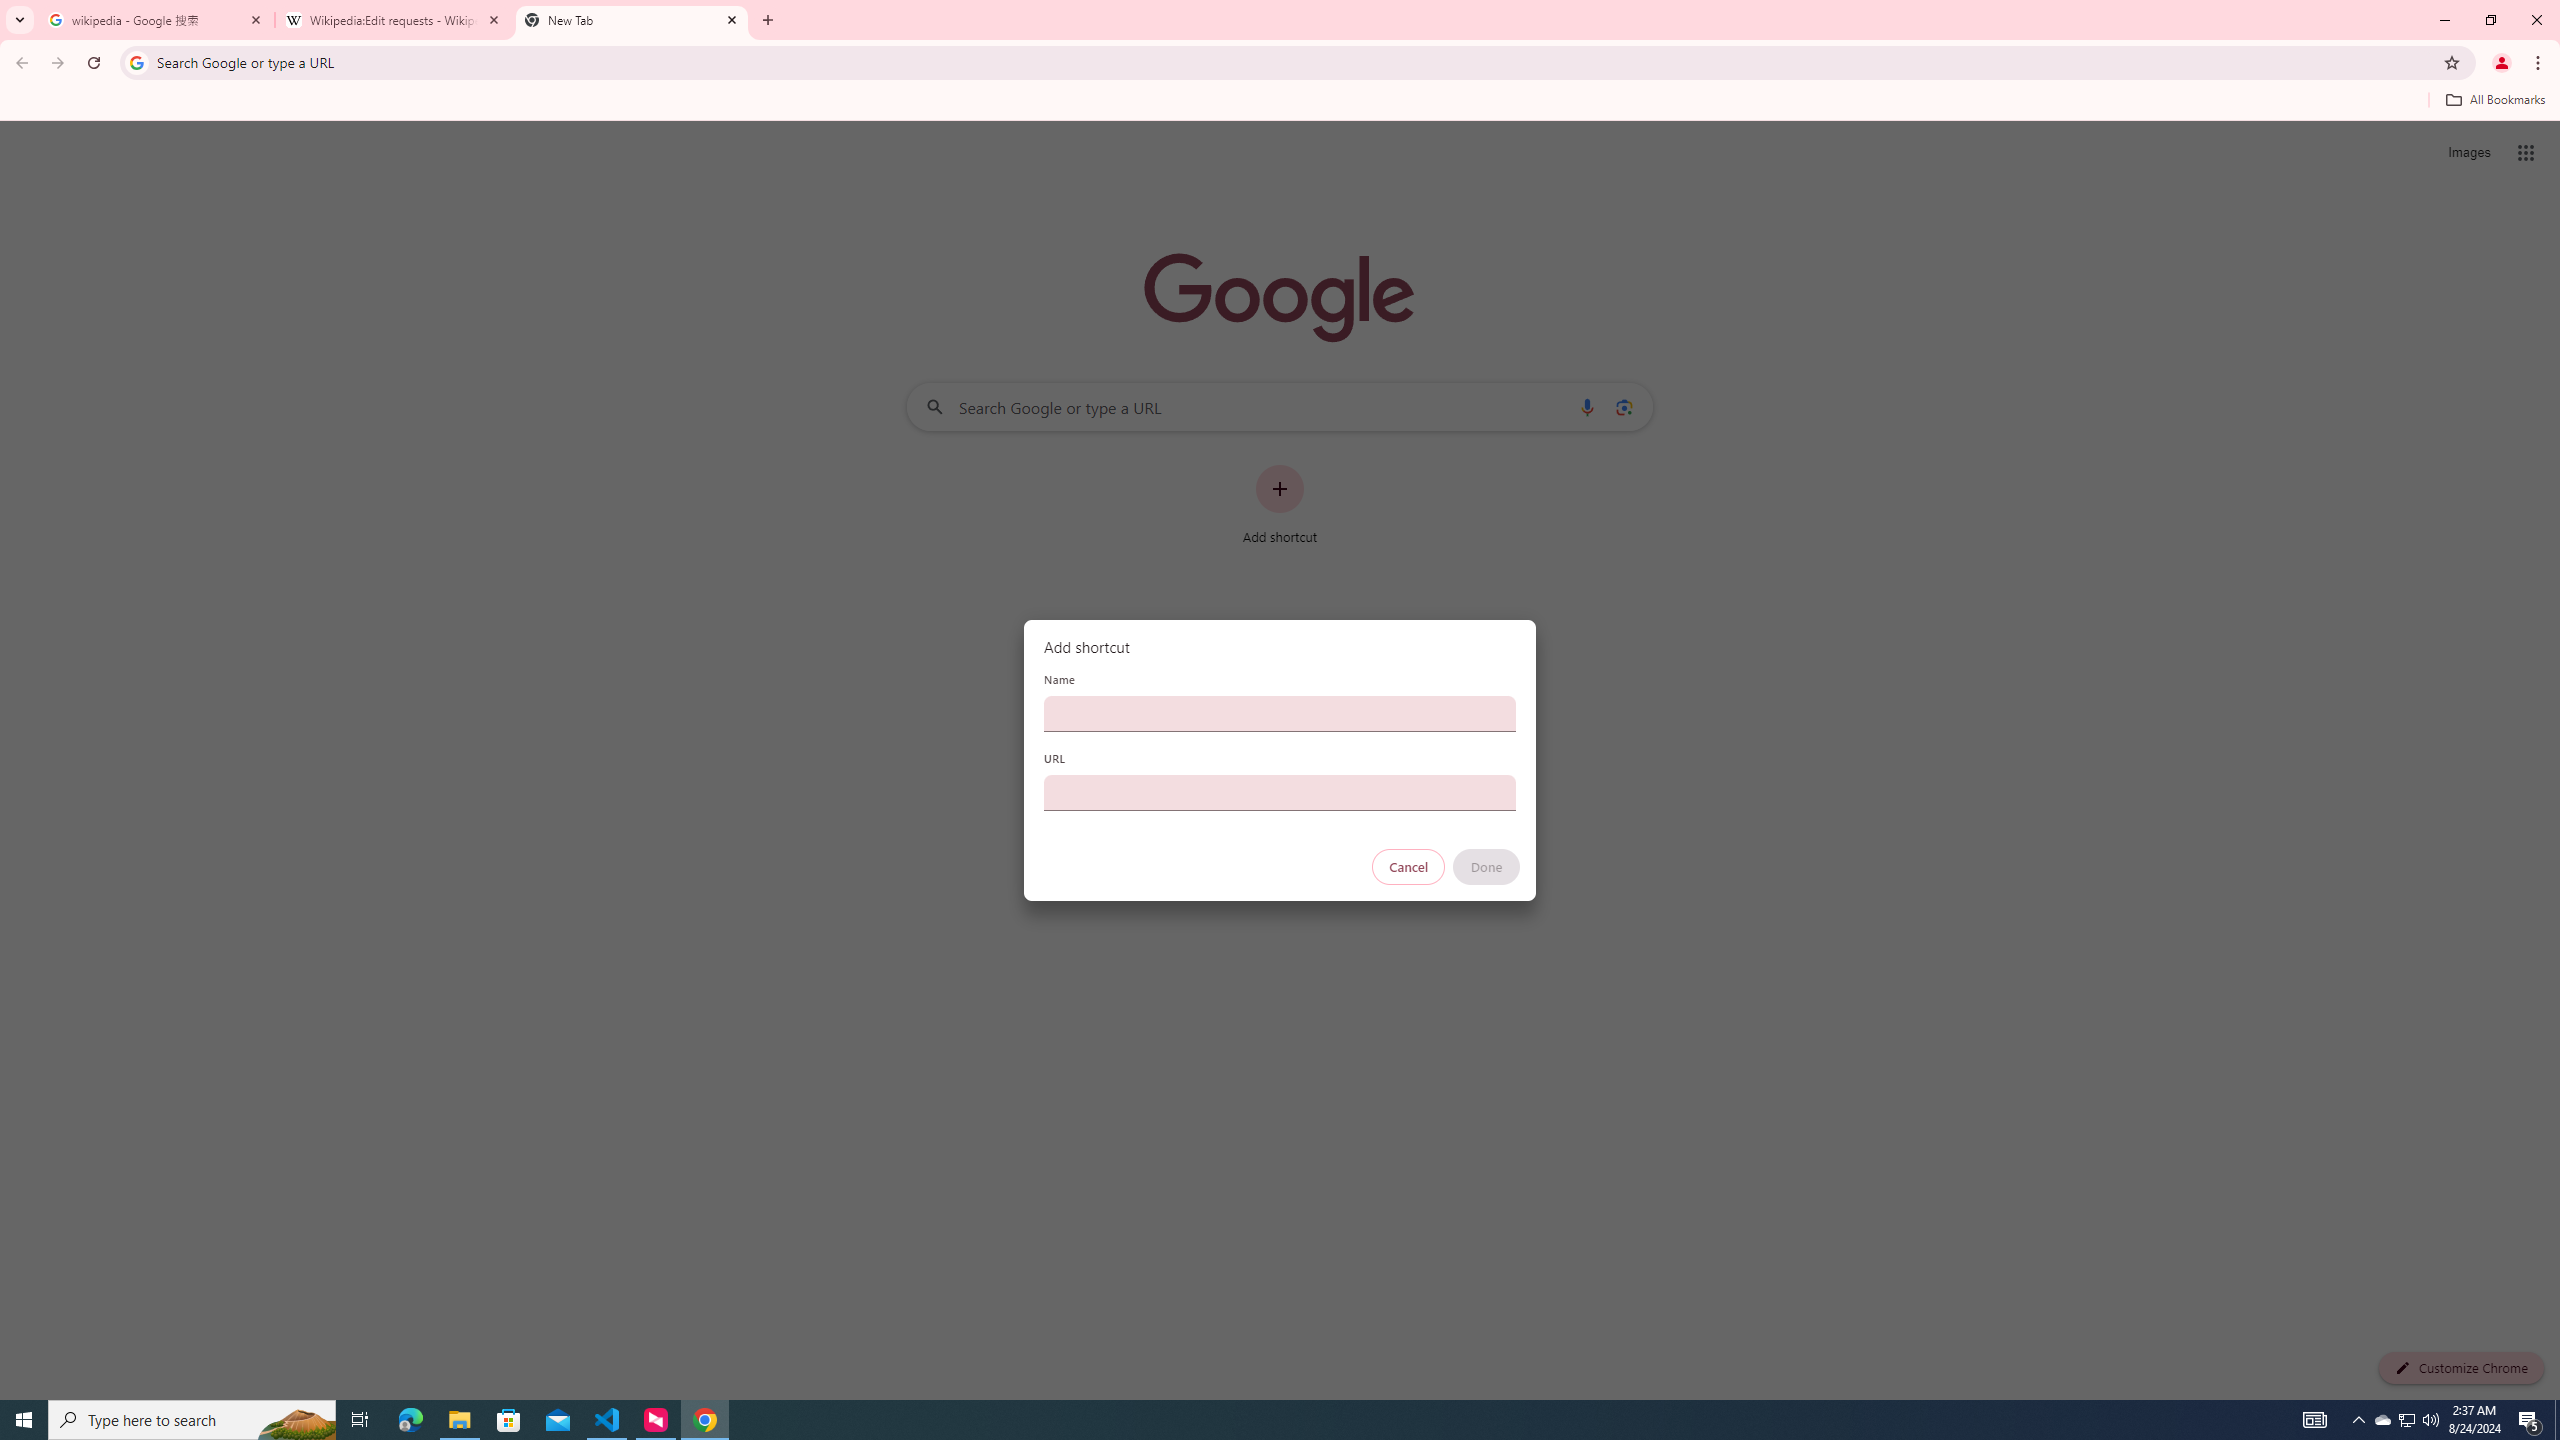  What do you see at coordinates (1409, 866) in the screenshot?
I see `'Cancel'` at bounding box center [1409, 866].